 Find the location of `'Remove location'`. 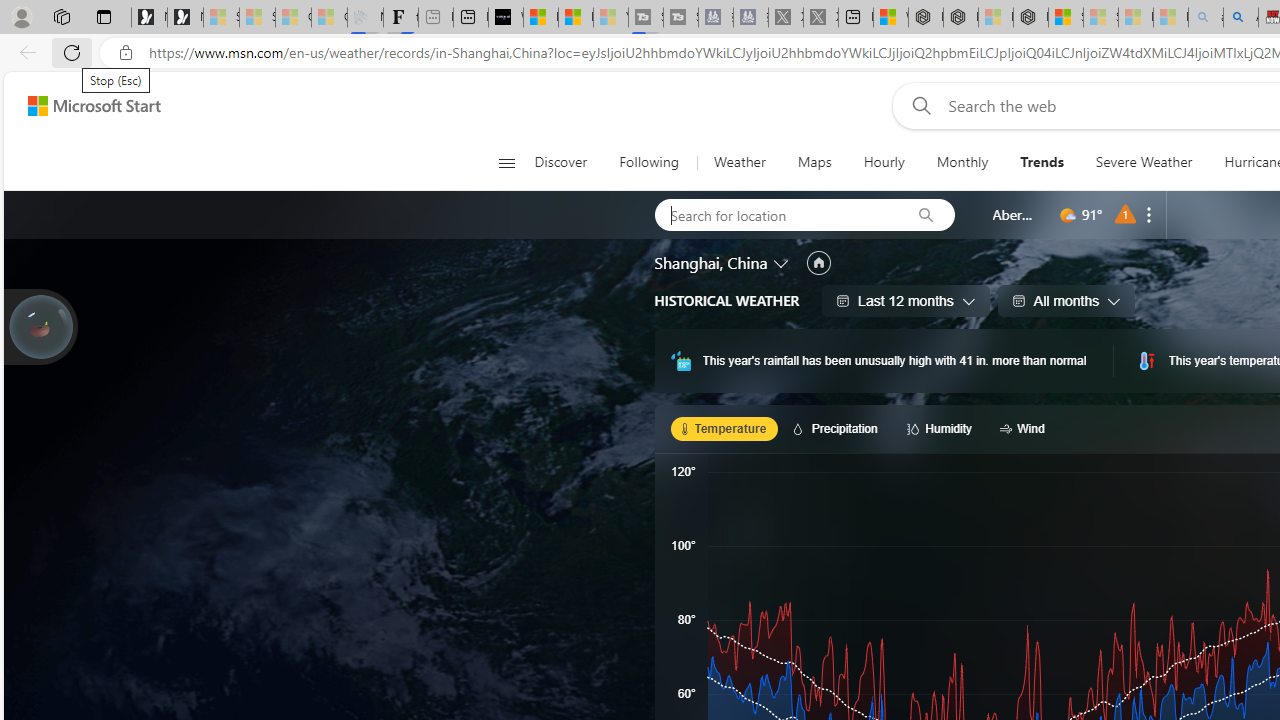

'Remove location' is located at coordinates (1149, 214).